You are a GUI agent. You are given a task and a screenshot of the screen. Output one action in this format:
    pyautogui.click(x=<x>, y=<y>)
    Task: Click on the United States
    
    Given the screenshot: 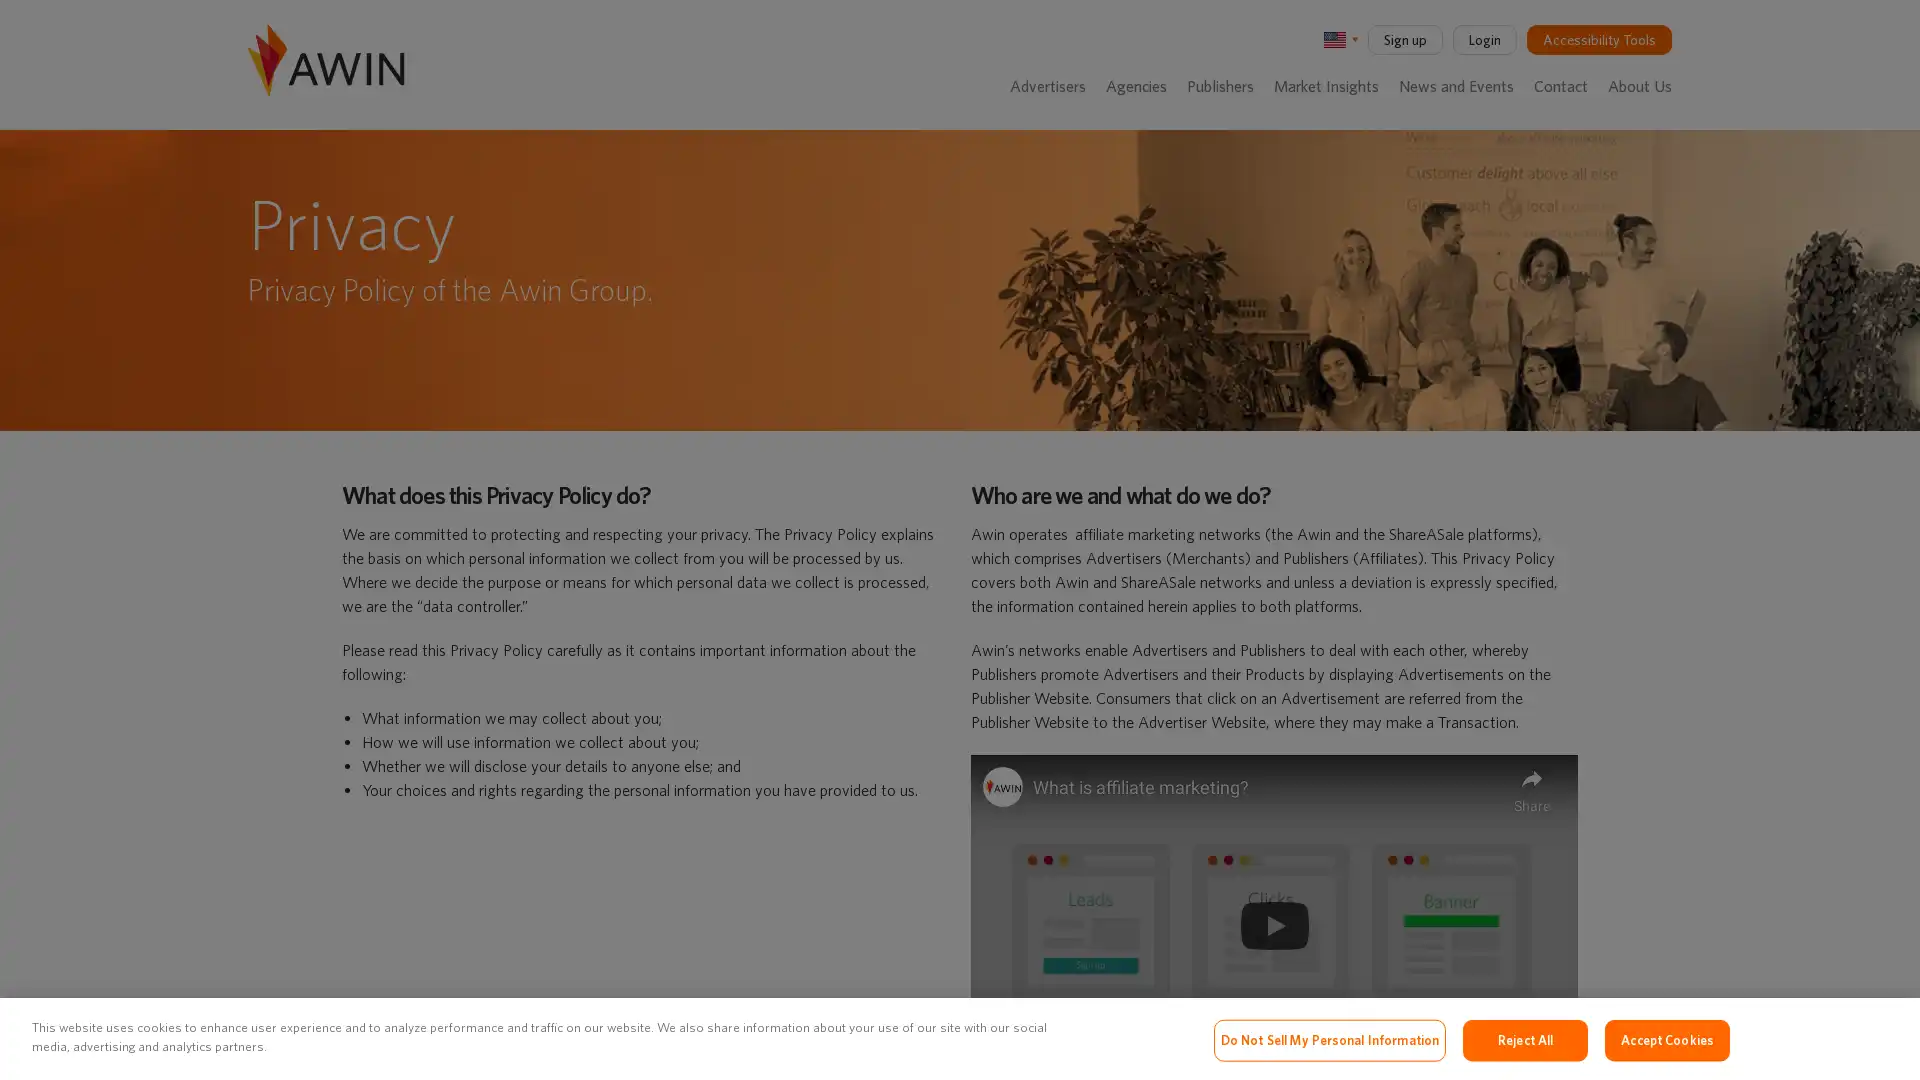 What is the action you would take?
    pyautogui.click(x=1338, y=39)
    